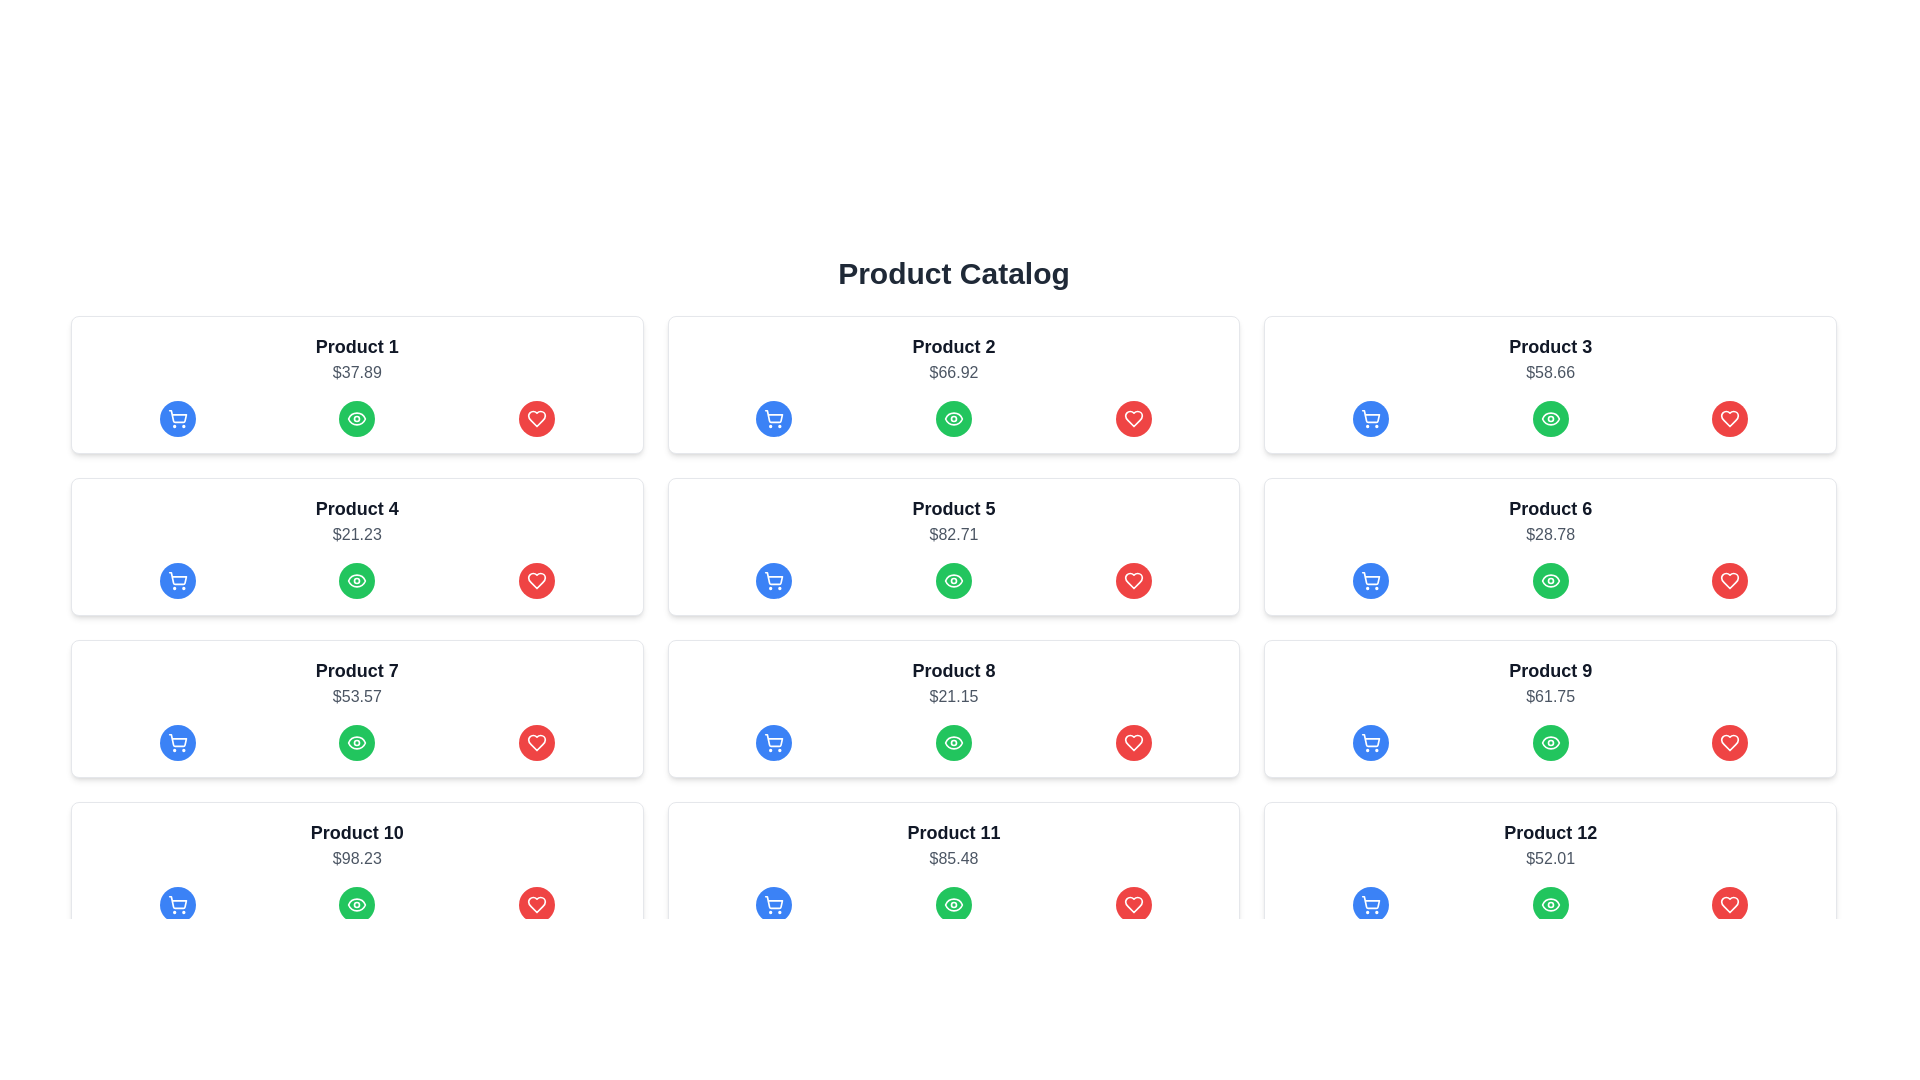  Describe the element at coordinates (773, 905) in the screenshot. I see `the circular blue button with a shopping cart icon located in the row for 'Product 11'` at that location.